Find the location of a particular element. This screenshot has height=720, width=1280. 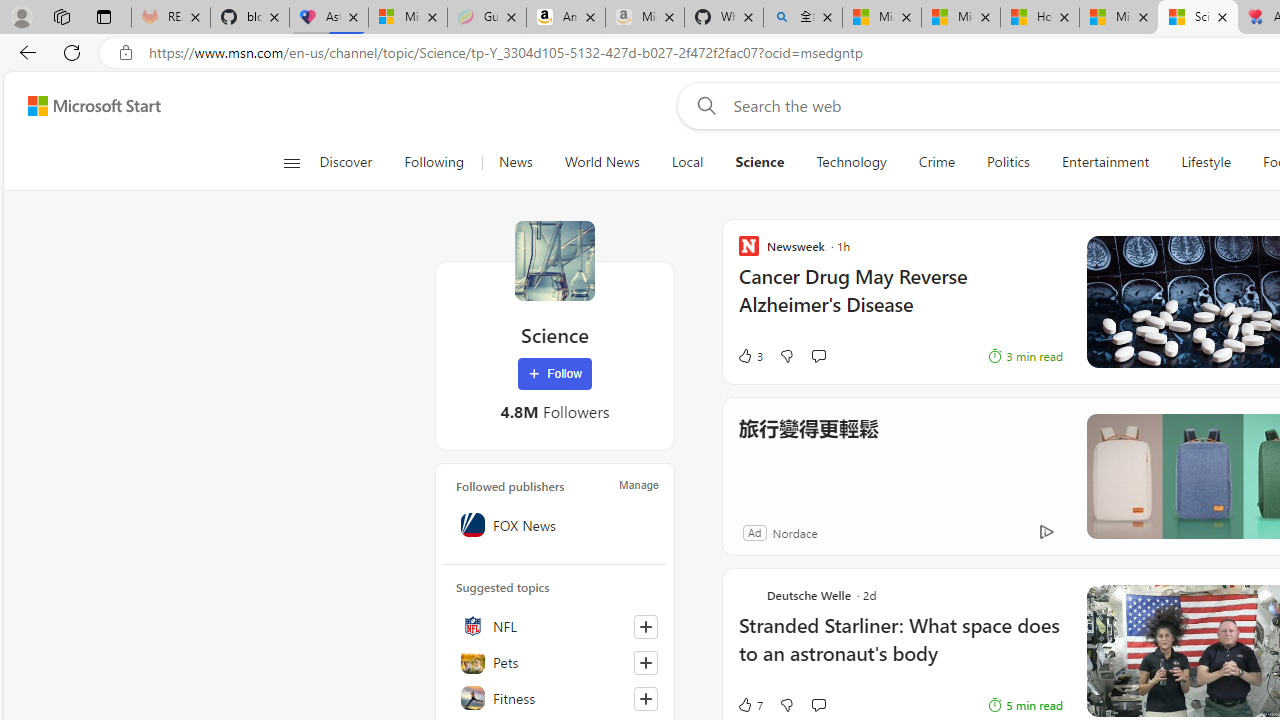

'Politics' is located at coordinates (1008, 162).